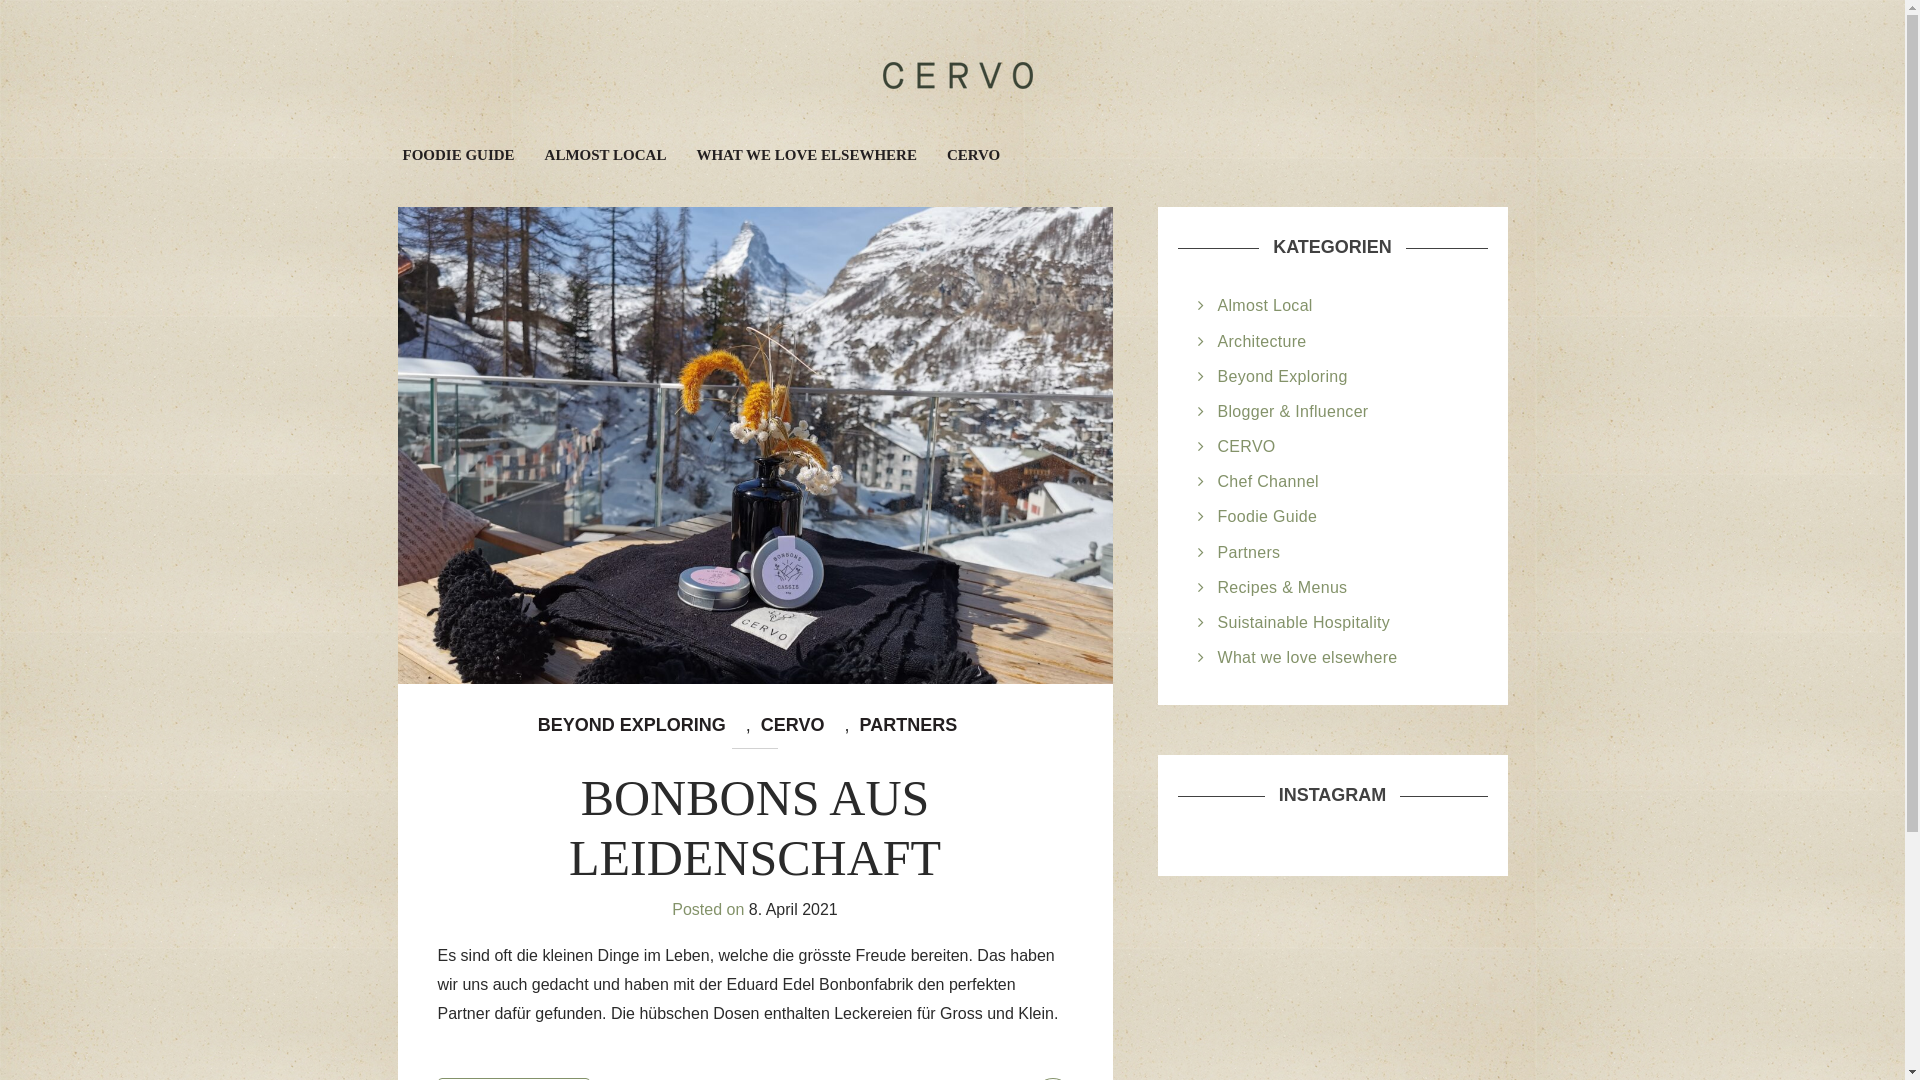 This screenshot has width=1920, height=1080. Describe the element at coordinates (907, 725) in the screenshot. I see `'PARTNERS'` at that location.